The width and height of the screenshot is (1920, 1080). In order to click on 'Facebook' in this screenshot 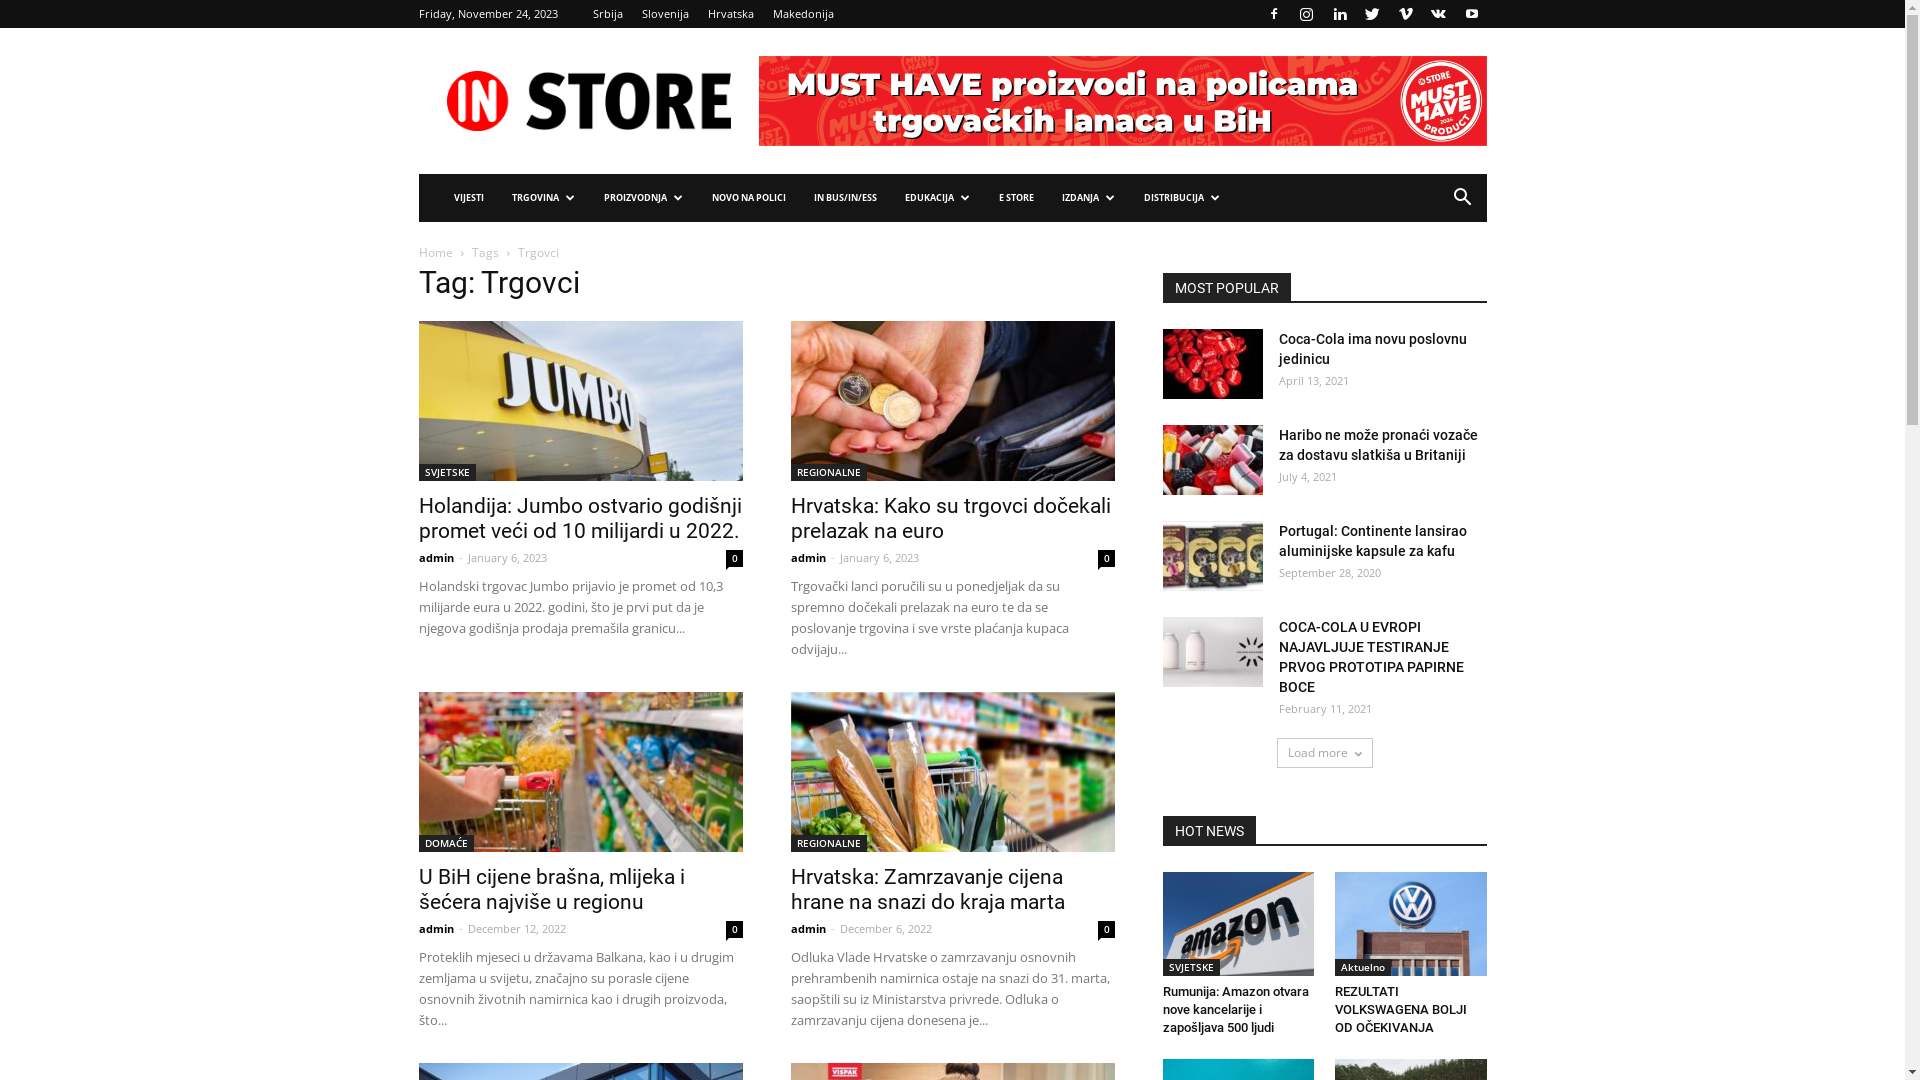, I will do `click(1271, 14)`.